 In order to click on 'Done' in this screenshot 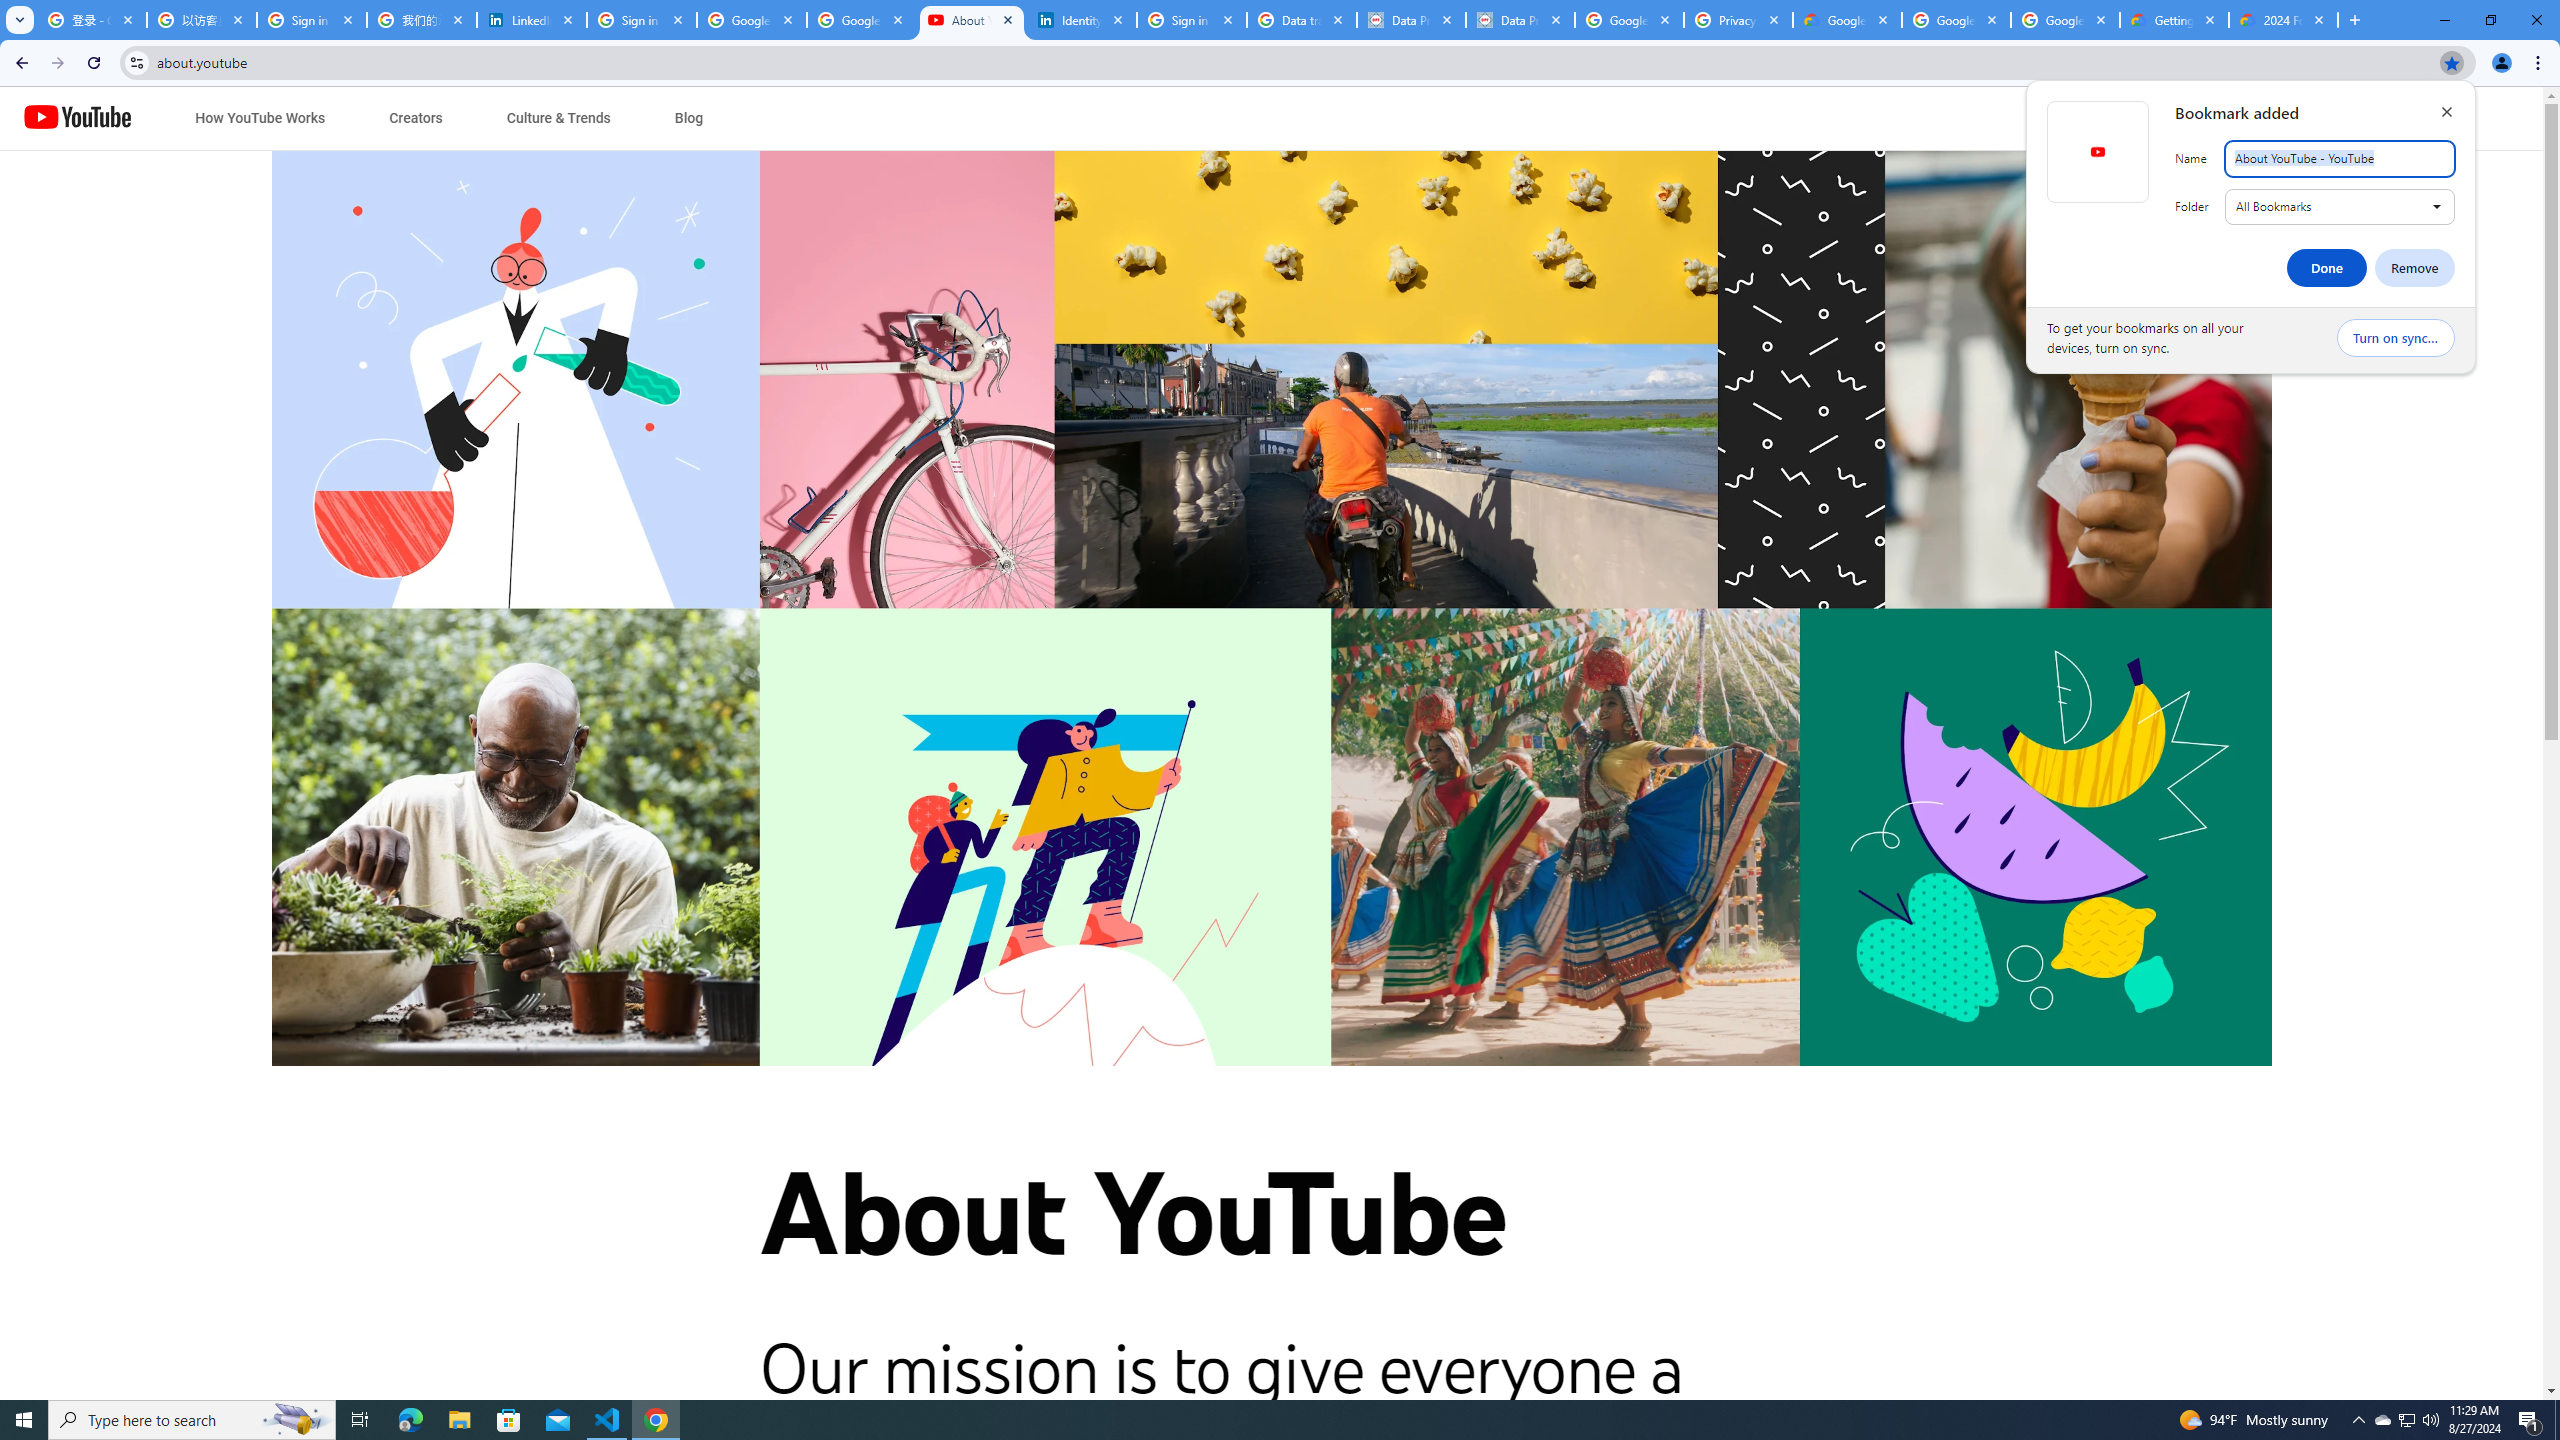, I will do `click(2327, 267)`.